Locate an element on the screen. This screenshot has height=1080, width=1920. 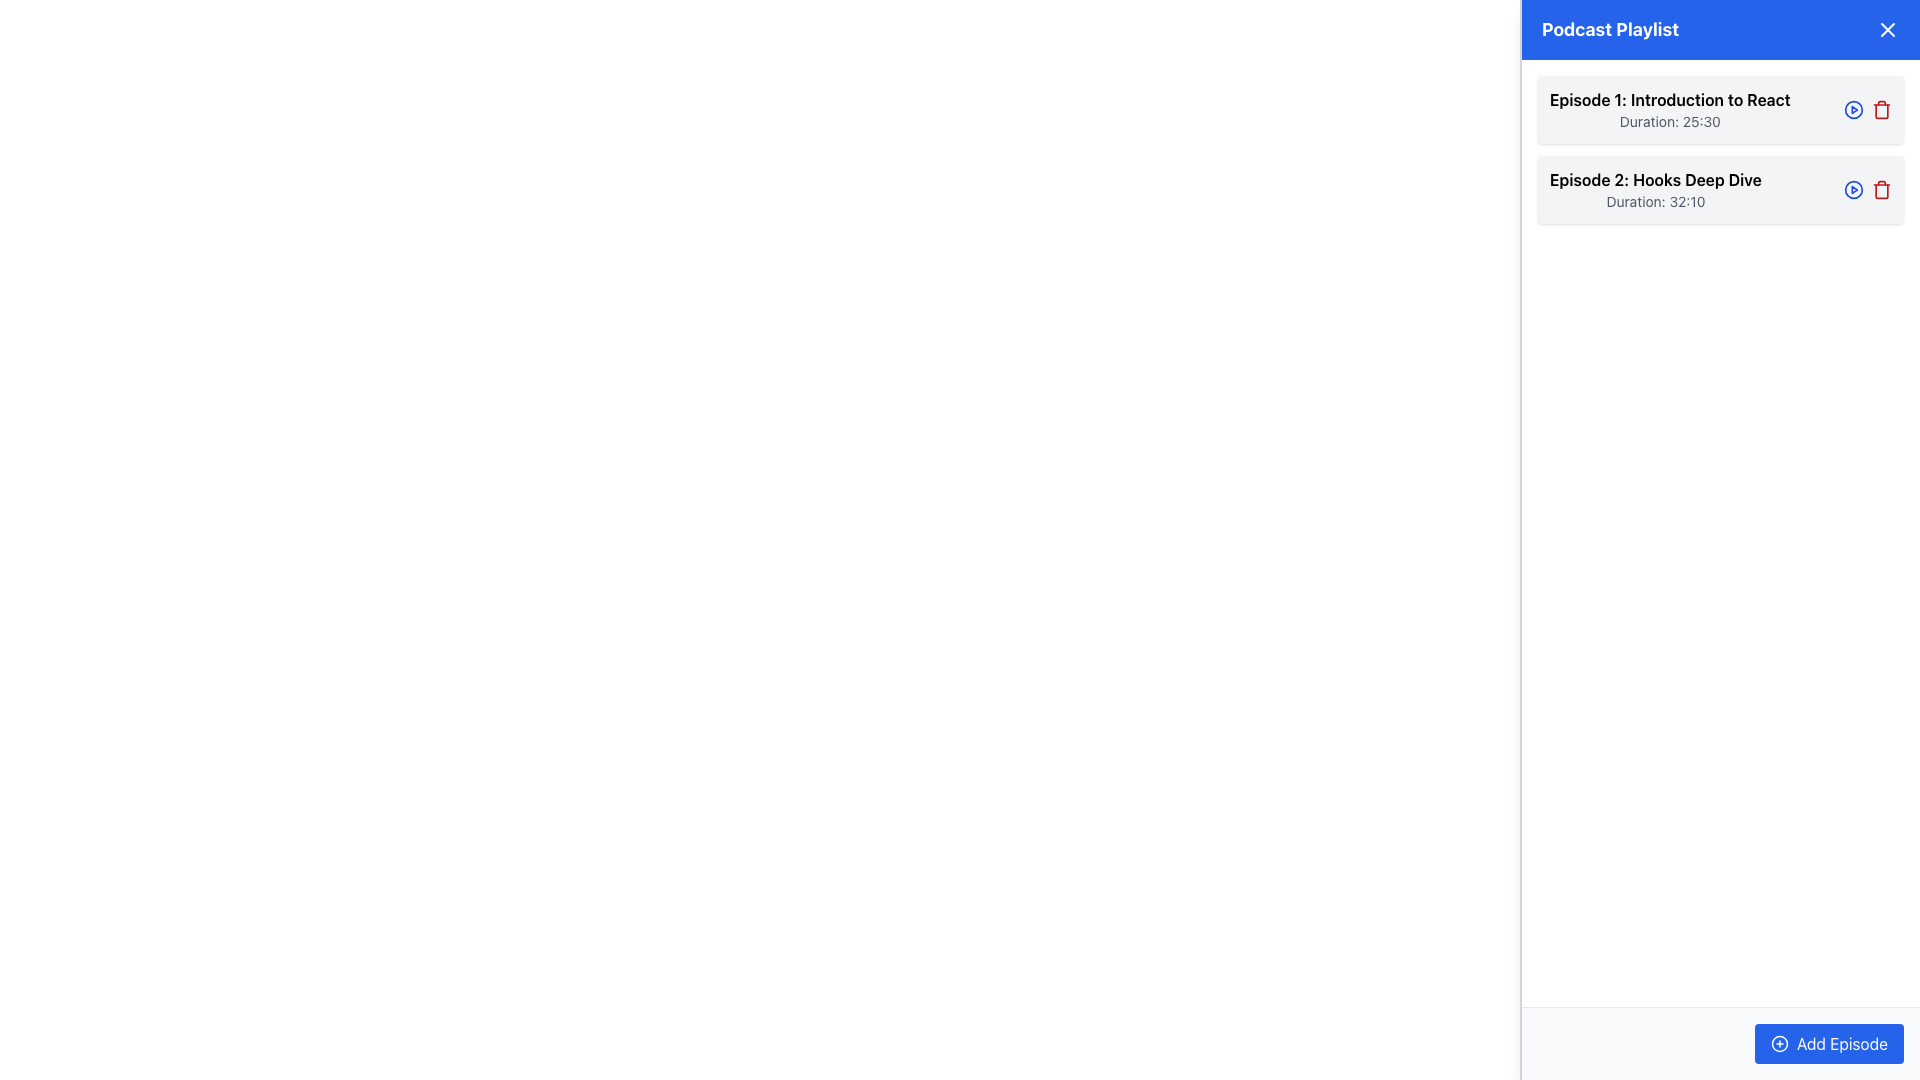
the play button located to the right of the list entry for 'Episode 2: Hooks Deep Dive' in the 'Podcast Playlist' panel to initiate playback of the associated podcast episode is located at coordinates (1852, 189).